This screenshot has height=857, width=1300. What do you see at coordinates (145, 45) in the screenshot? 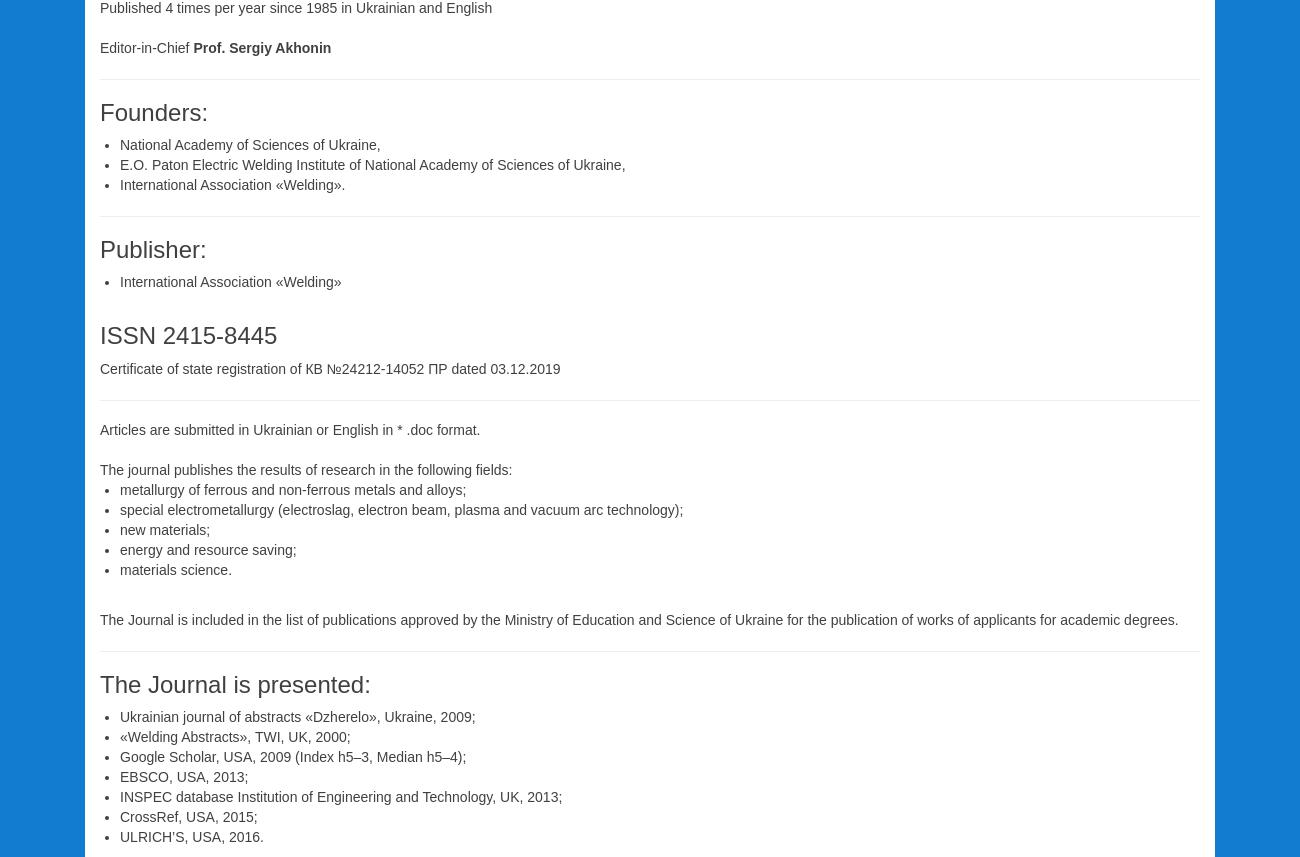
I see `'Editor-in-Chief'` at bounding box center [145, 45].